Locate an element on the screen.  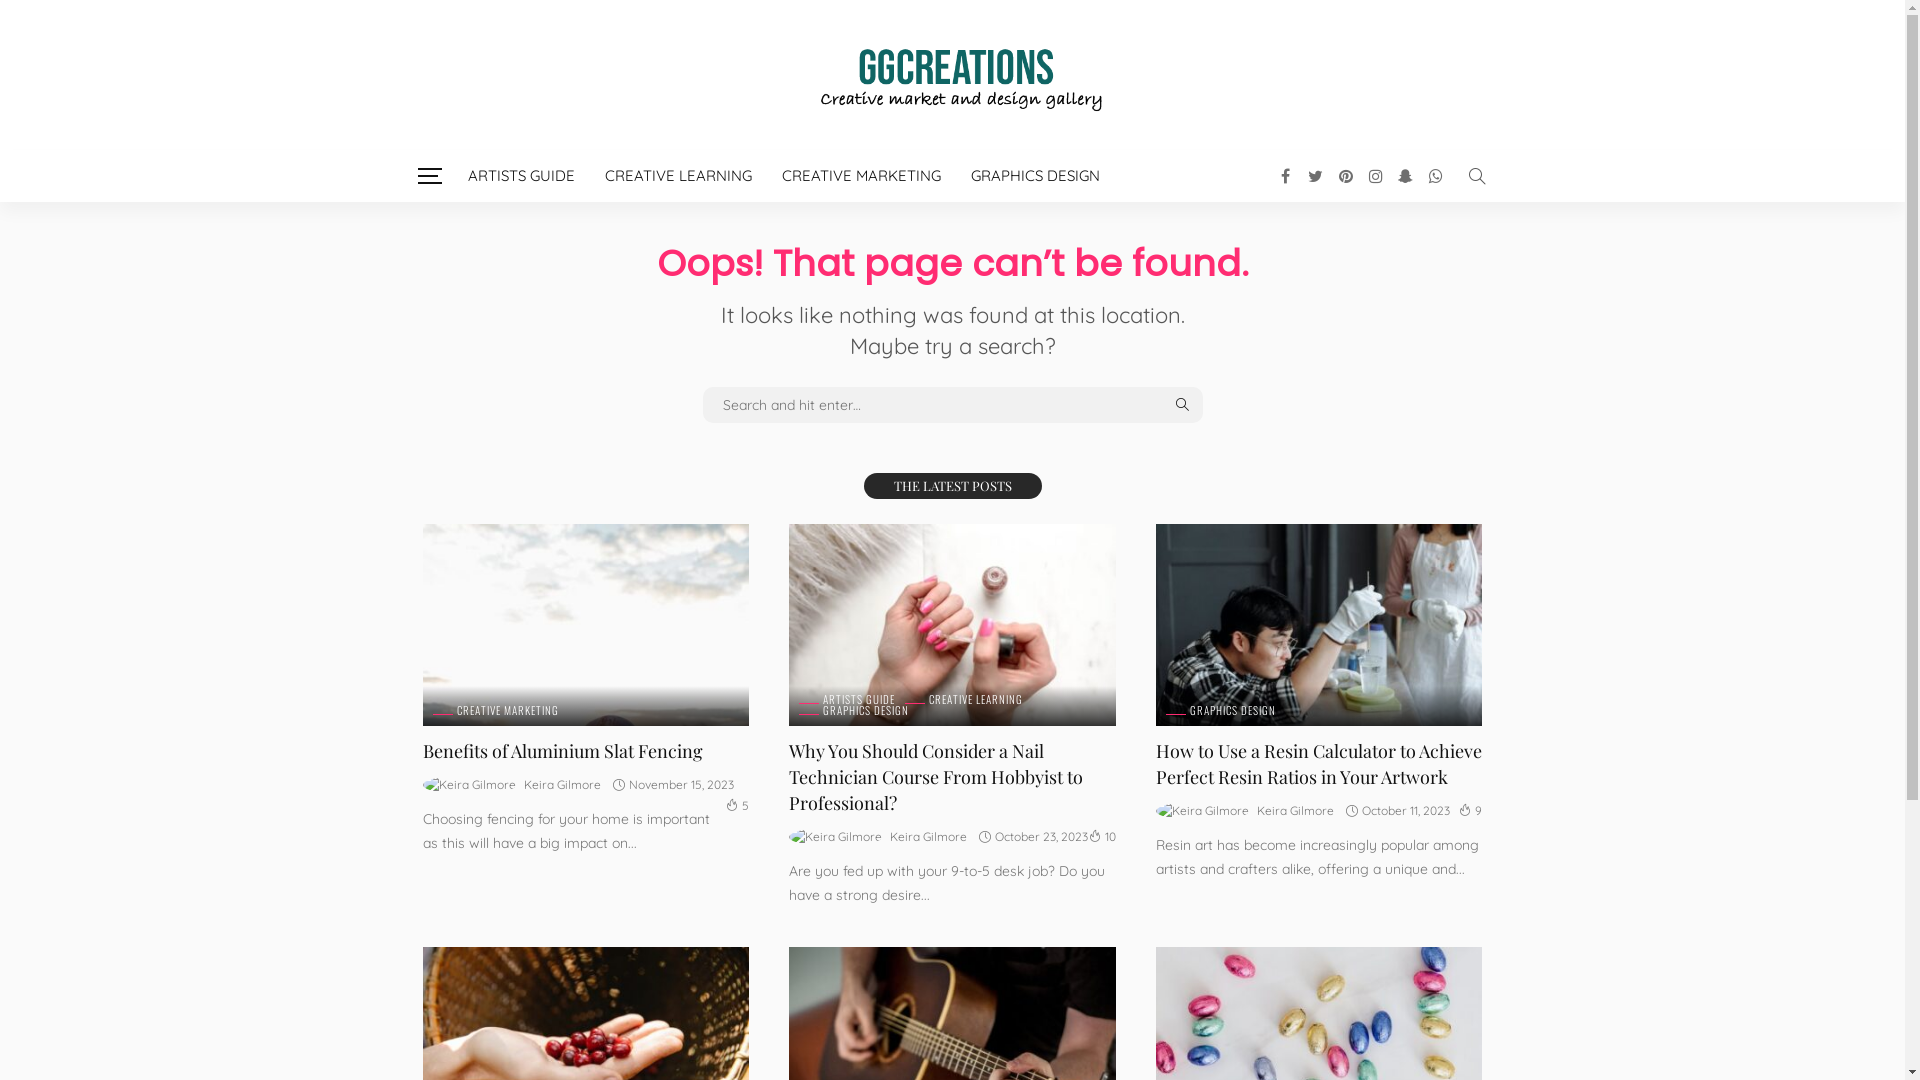
'Creative market and design gallery' is located at coordinates (950, 73).